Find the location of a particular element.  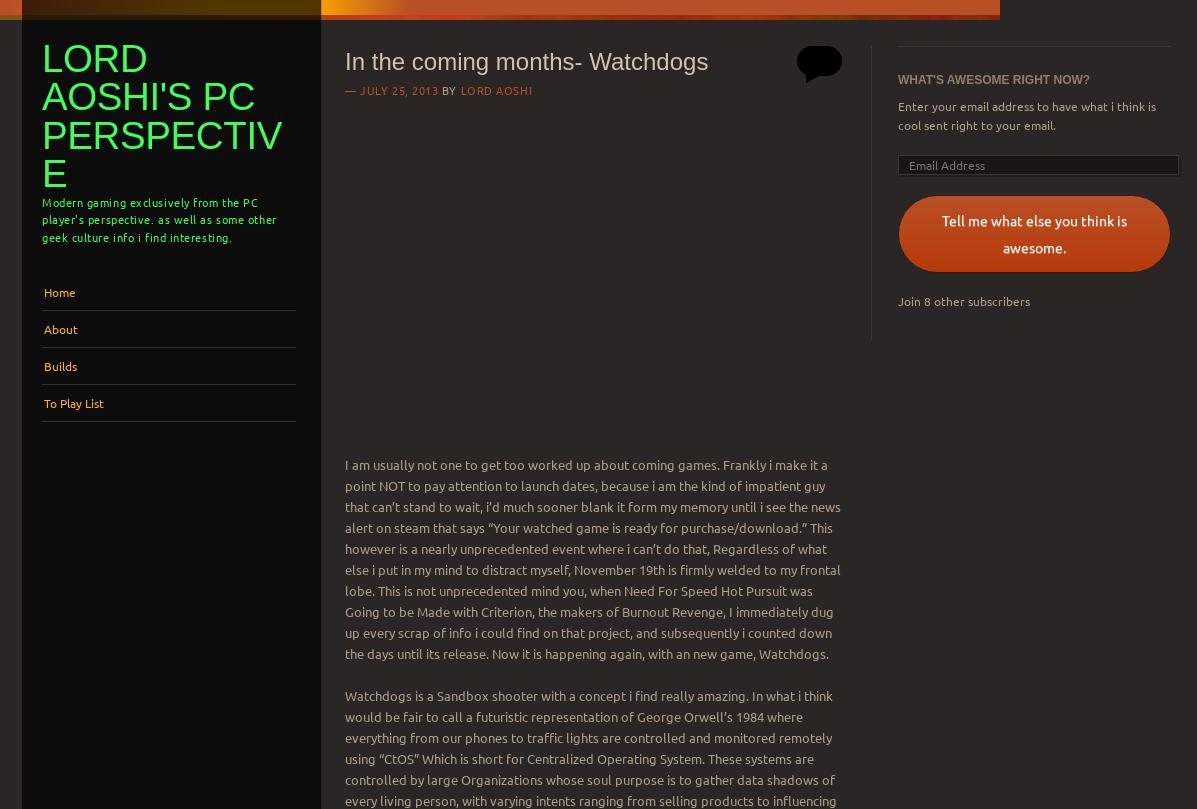

'Lord Aoshi' is located at coordinates (459, 89).